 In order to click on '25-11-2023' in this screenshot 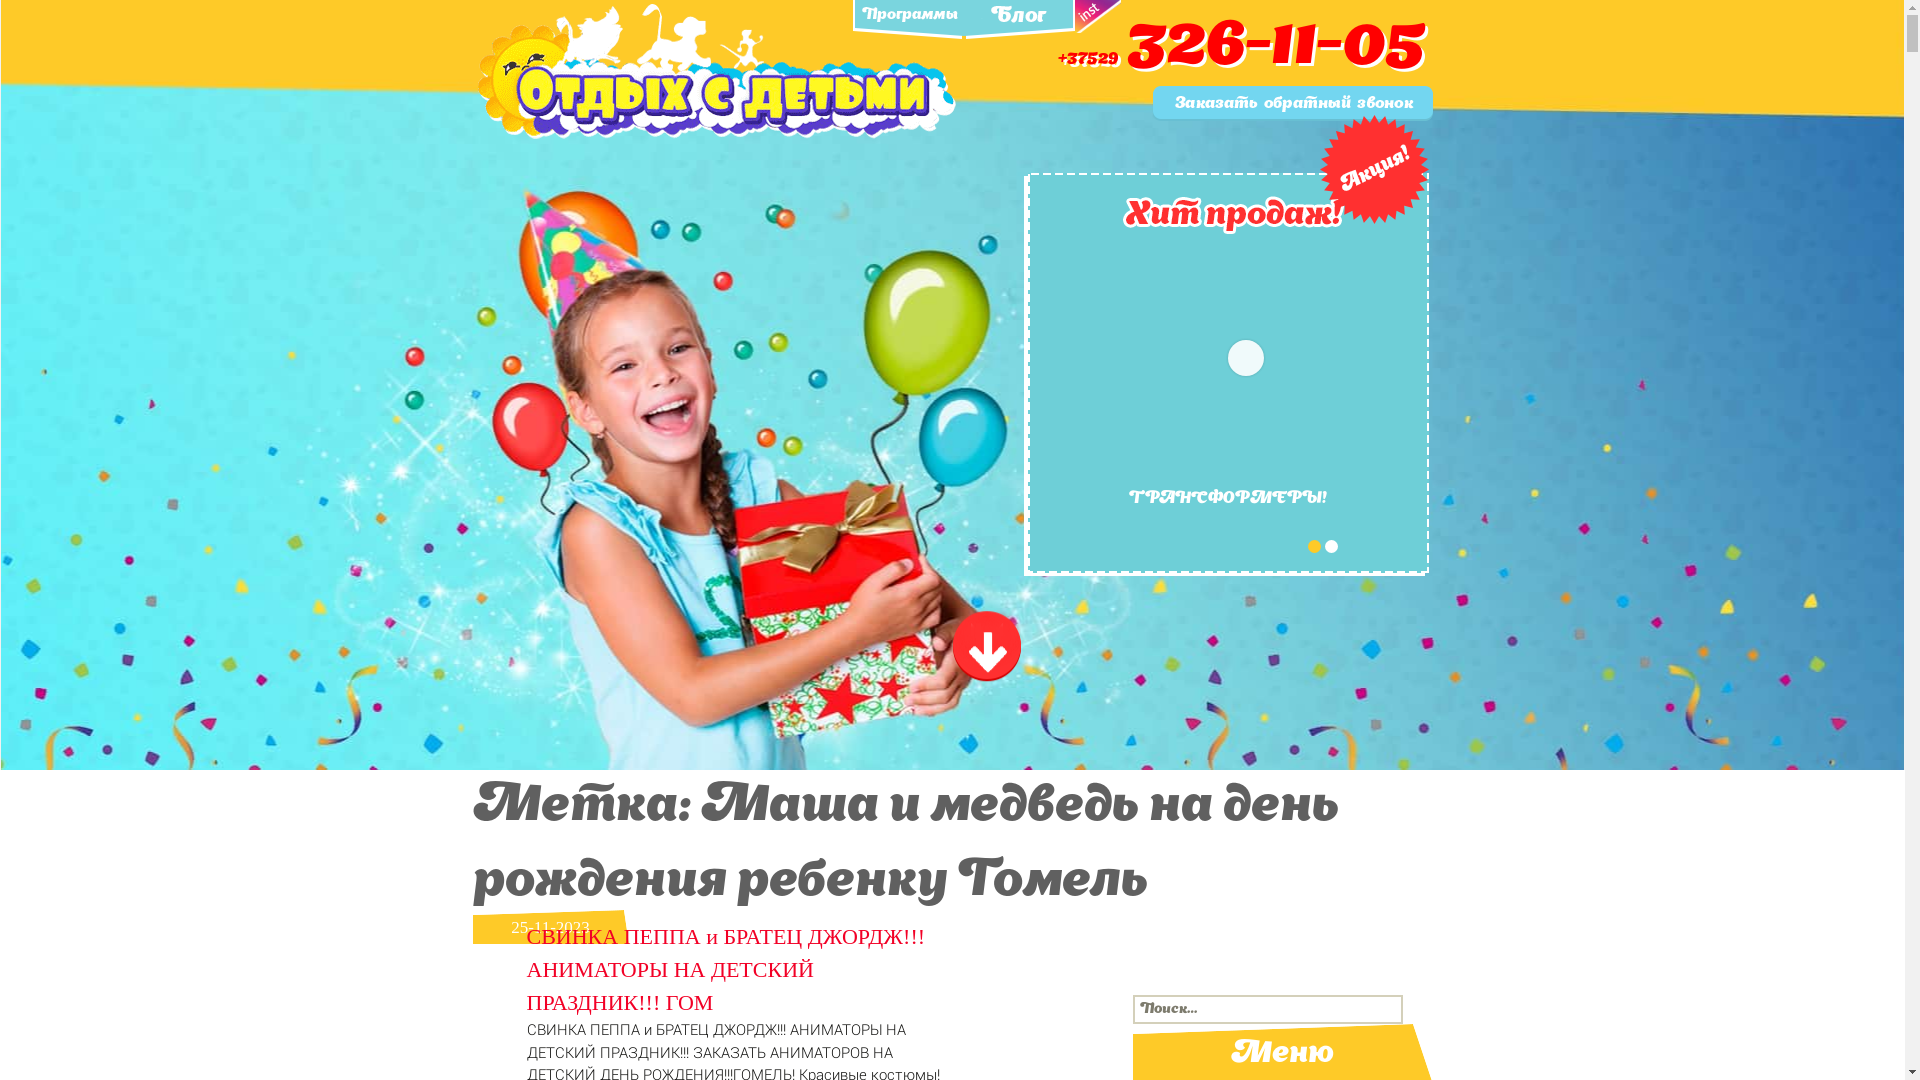, I will do `click(499, 932)`.